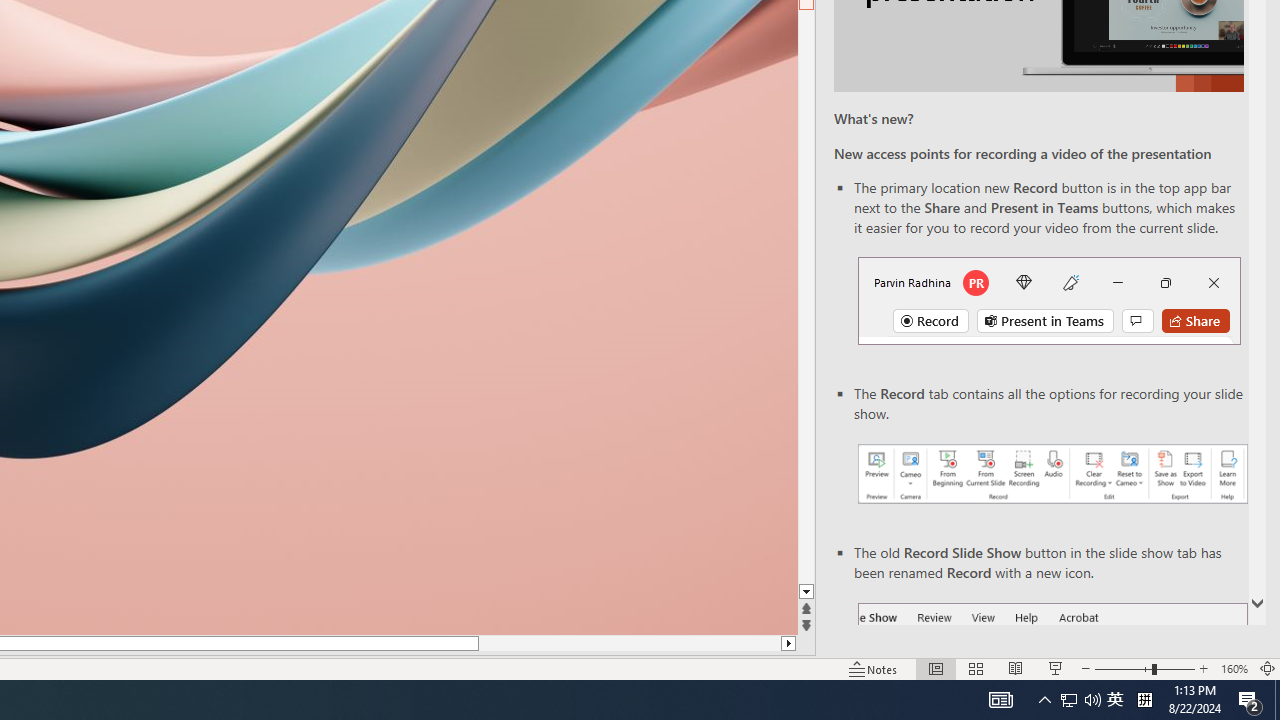 This screenshot has width=1280, height=720. I want to click on 'Zoom 160%', so click(1233, 669).